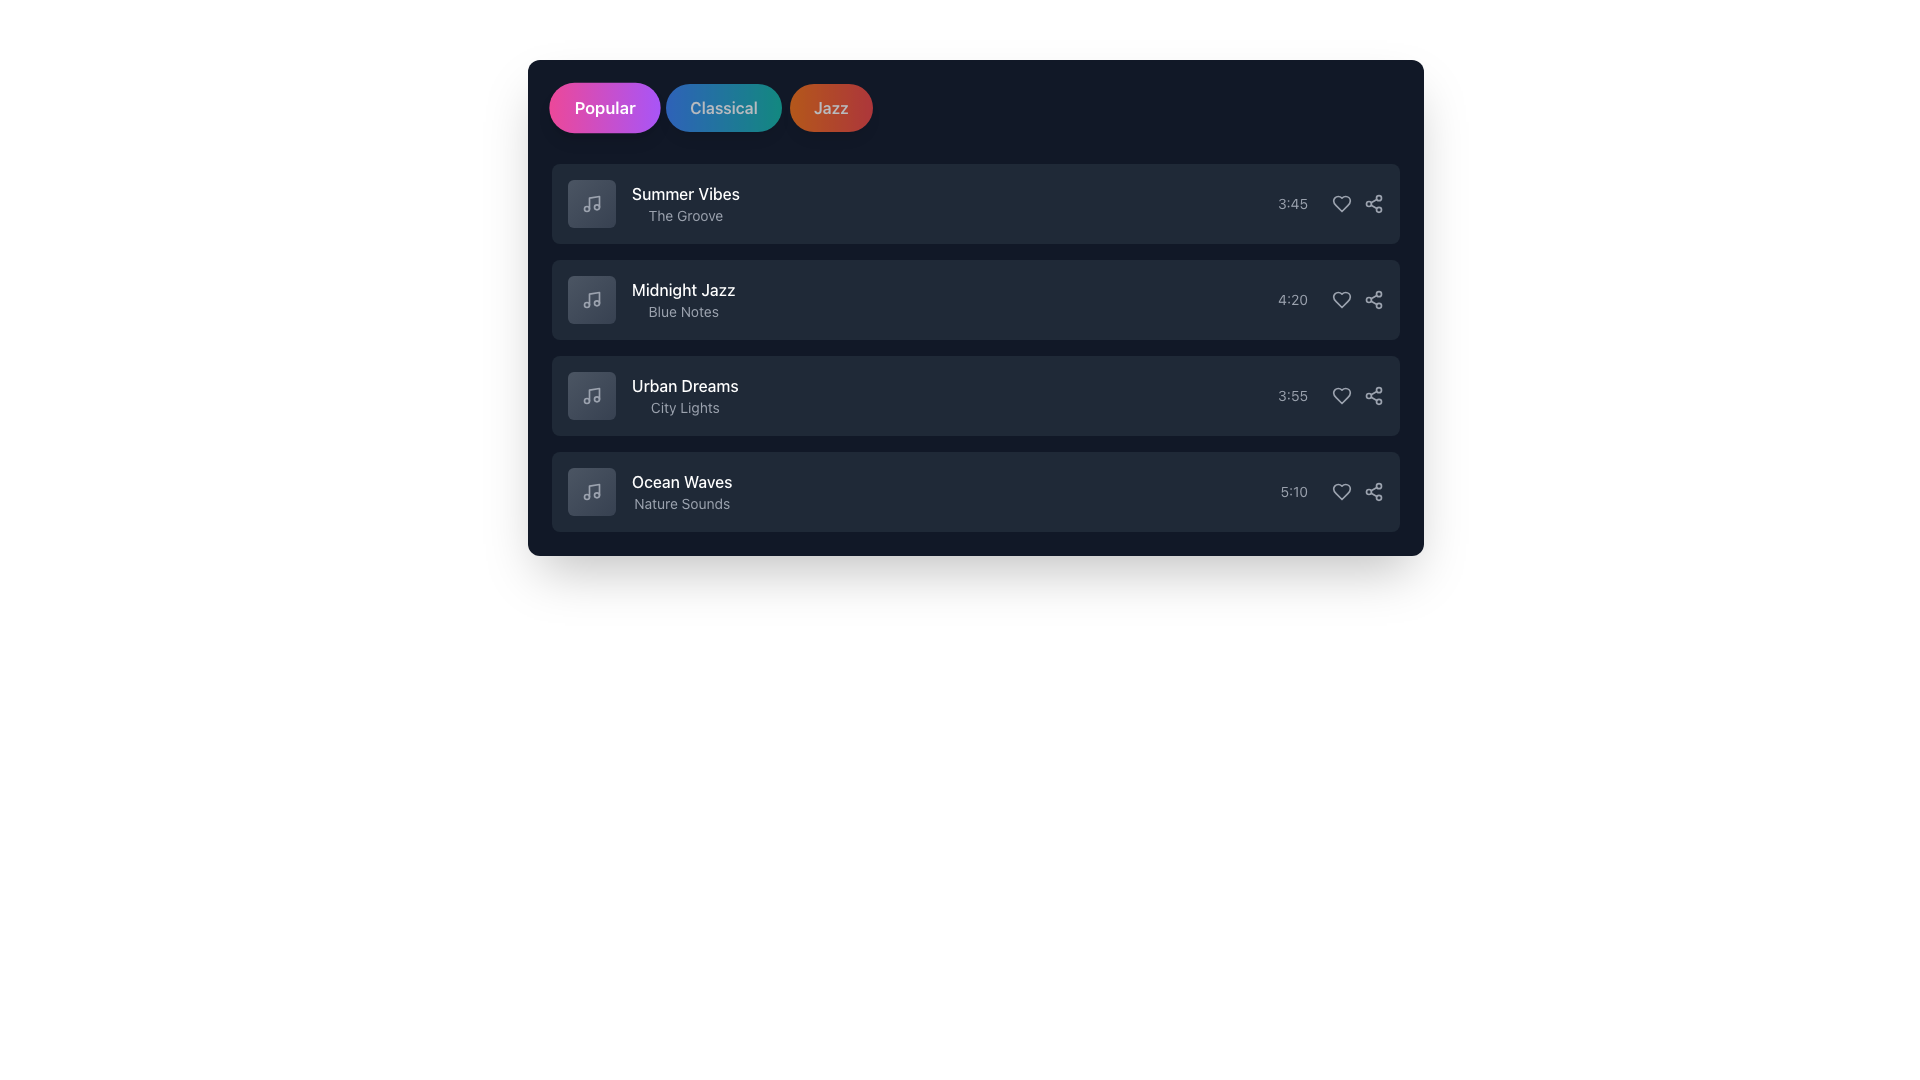 This screenshot has width=1920, height=1080. I want to click on the Decorative music note icon, which is a gray vector graphic styled as a simplistic music note, located in the second row next to 'Midnight Jazz', so click(590, 300).